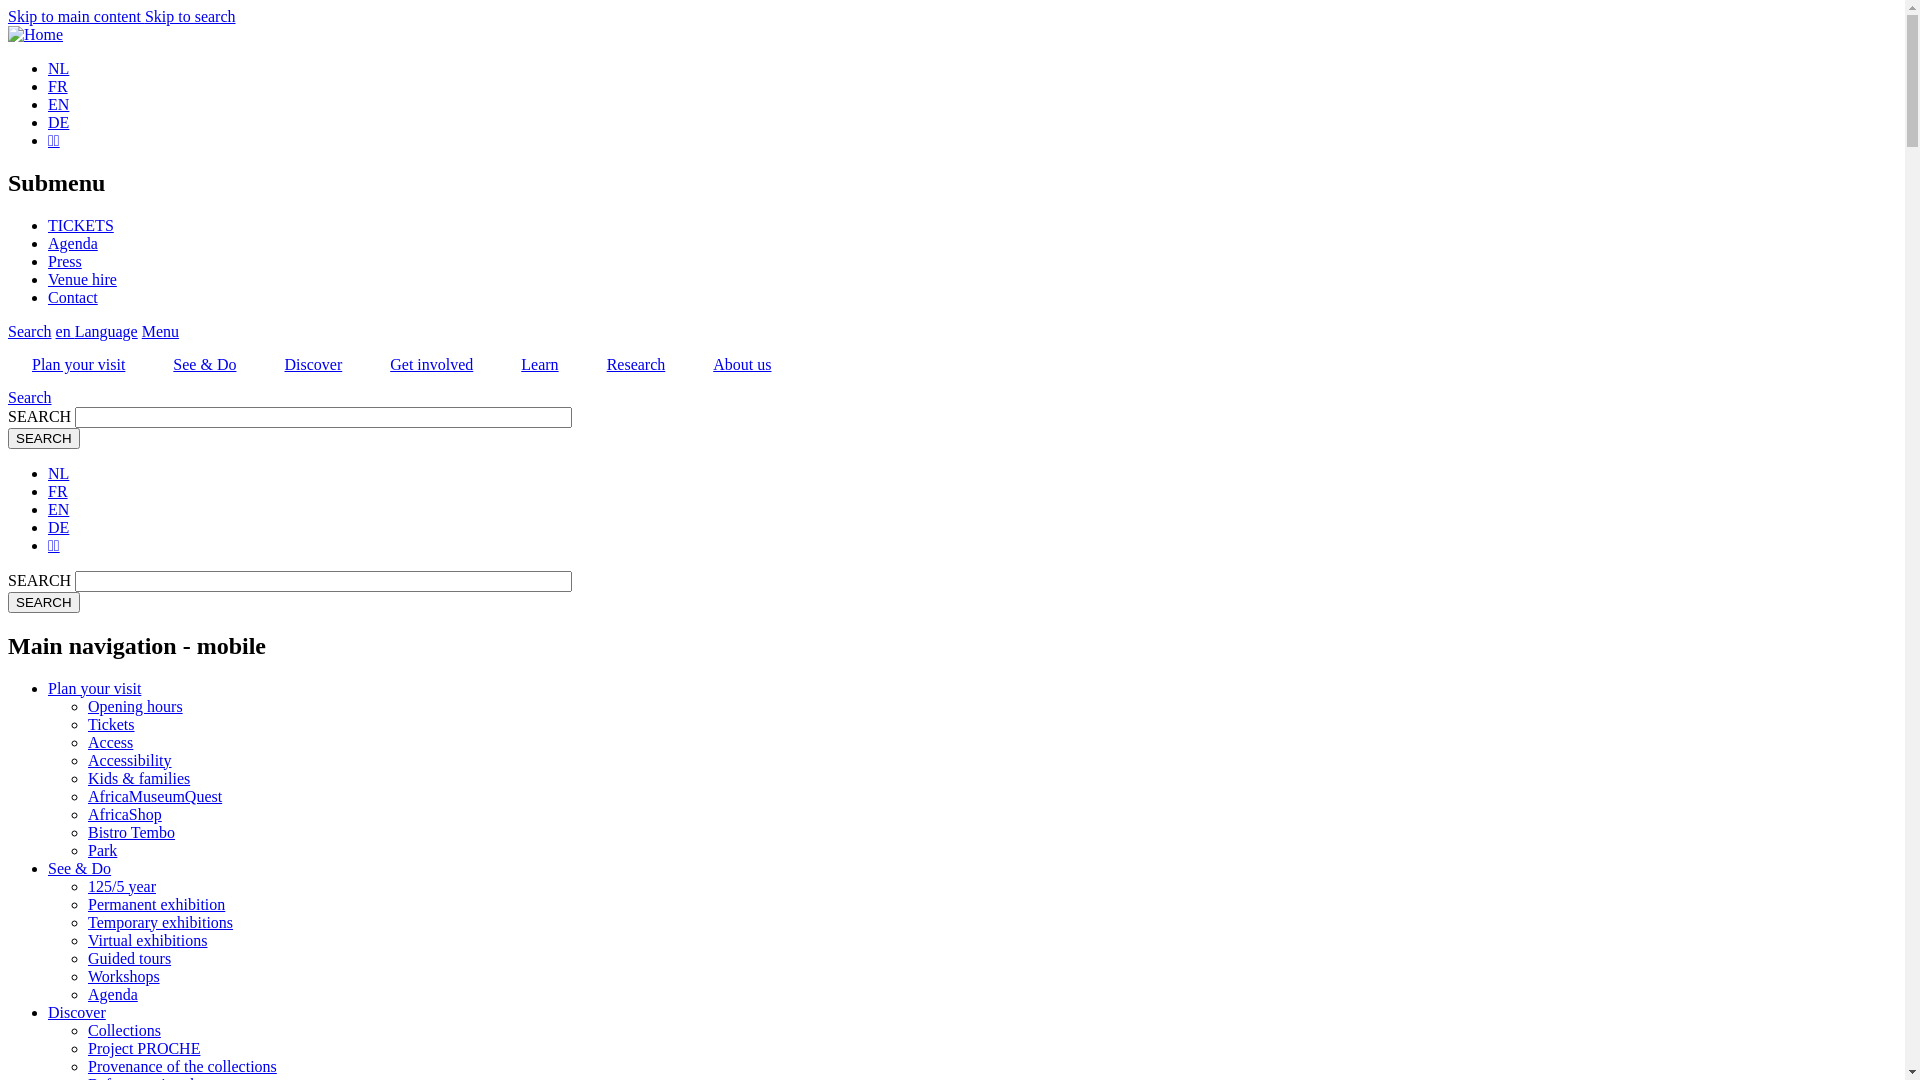 This screenshot has height=1080, width=1920. I want to click on 'Research', so click(581, 365).